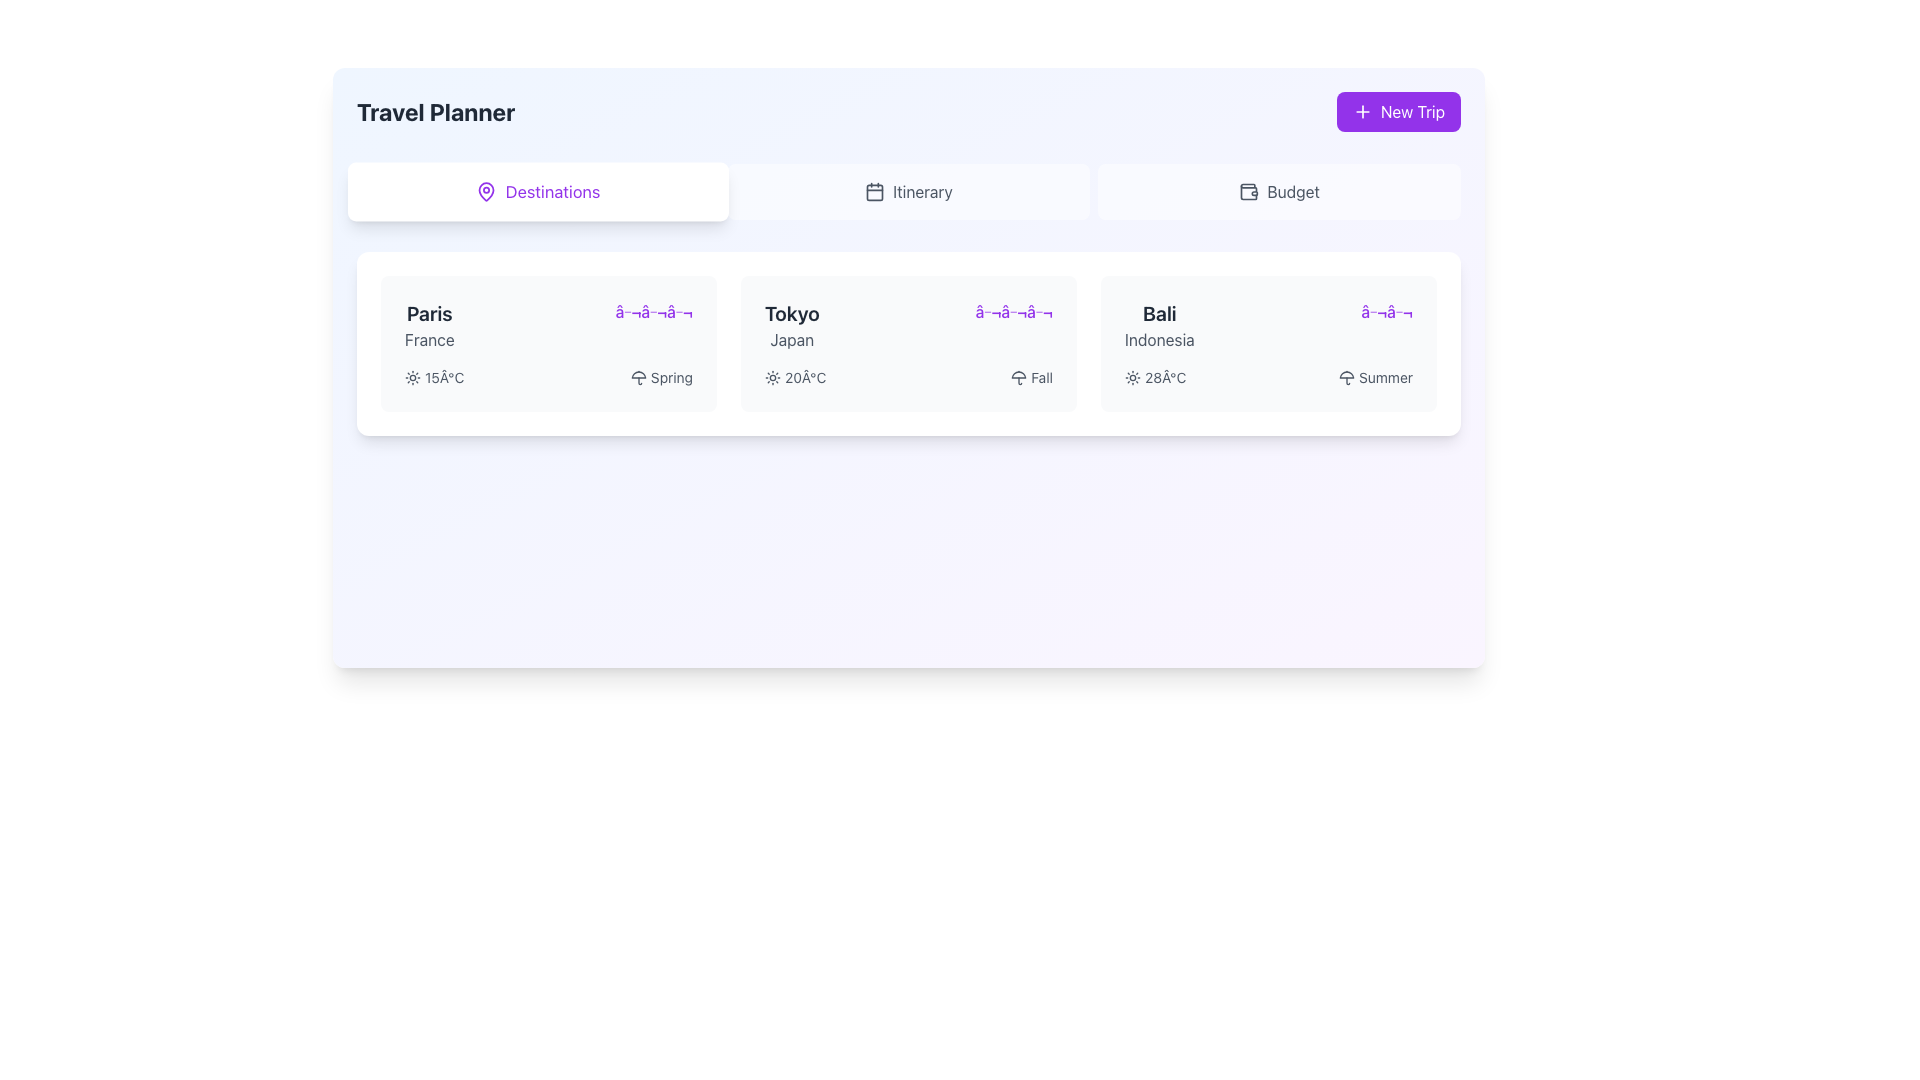  What do you see at coordinates (794, 378) in the screenshot?
I see `the temperature indicator for Tokyo, Japan, which is the first component under the city cards section, positioned left of the 'Fall' label` at bounding box center [794, 378].